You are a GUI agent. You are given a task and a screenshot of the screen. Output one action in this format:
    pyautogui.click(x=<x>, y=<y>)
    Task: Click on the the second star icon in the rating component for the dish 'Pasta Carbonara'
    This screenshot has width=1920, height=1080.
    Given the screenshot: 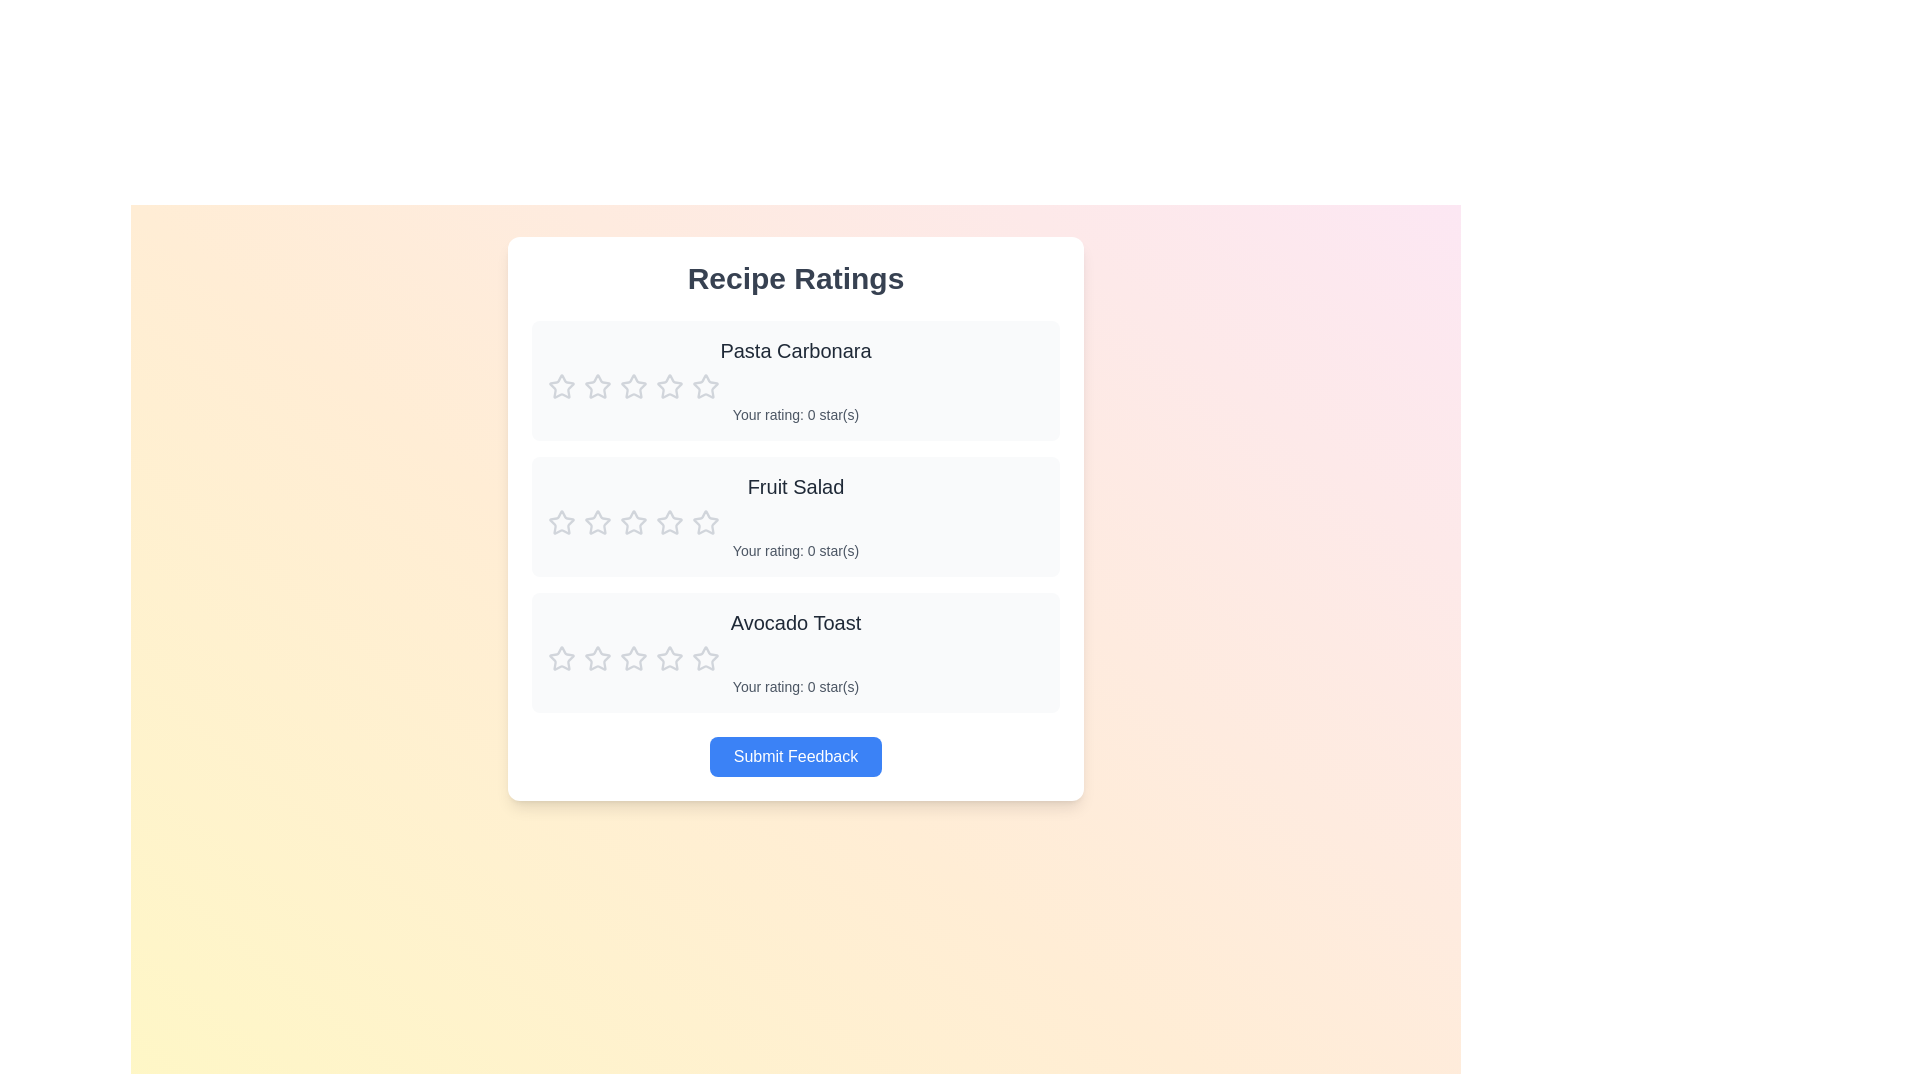 What is the action you would take?
    pyautogui.click(x=705, y=386)
    